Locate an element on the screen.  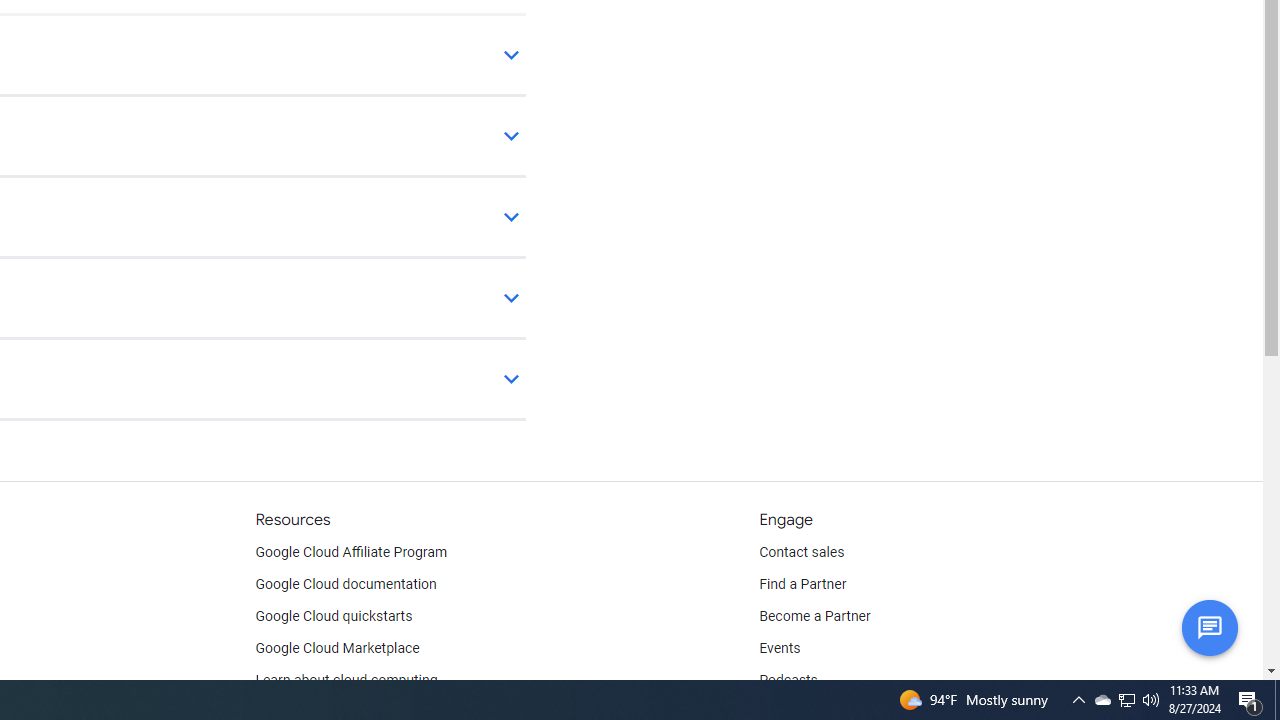
'Button to activate chat' is located at coordinates (1208, 626).